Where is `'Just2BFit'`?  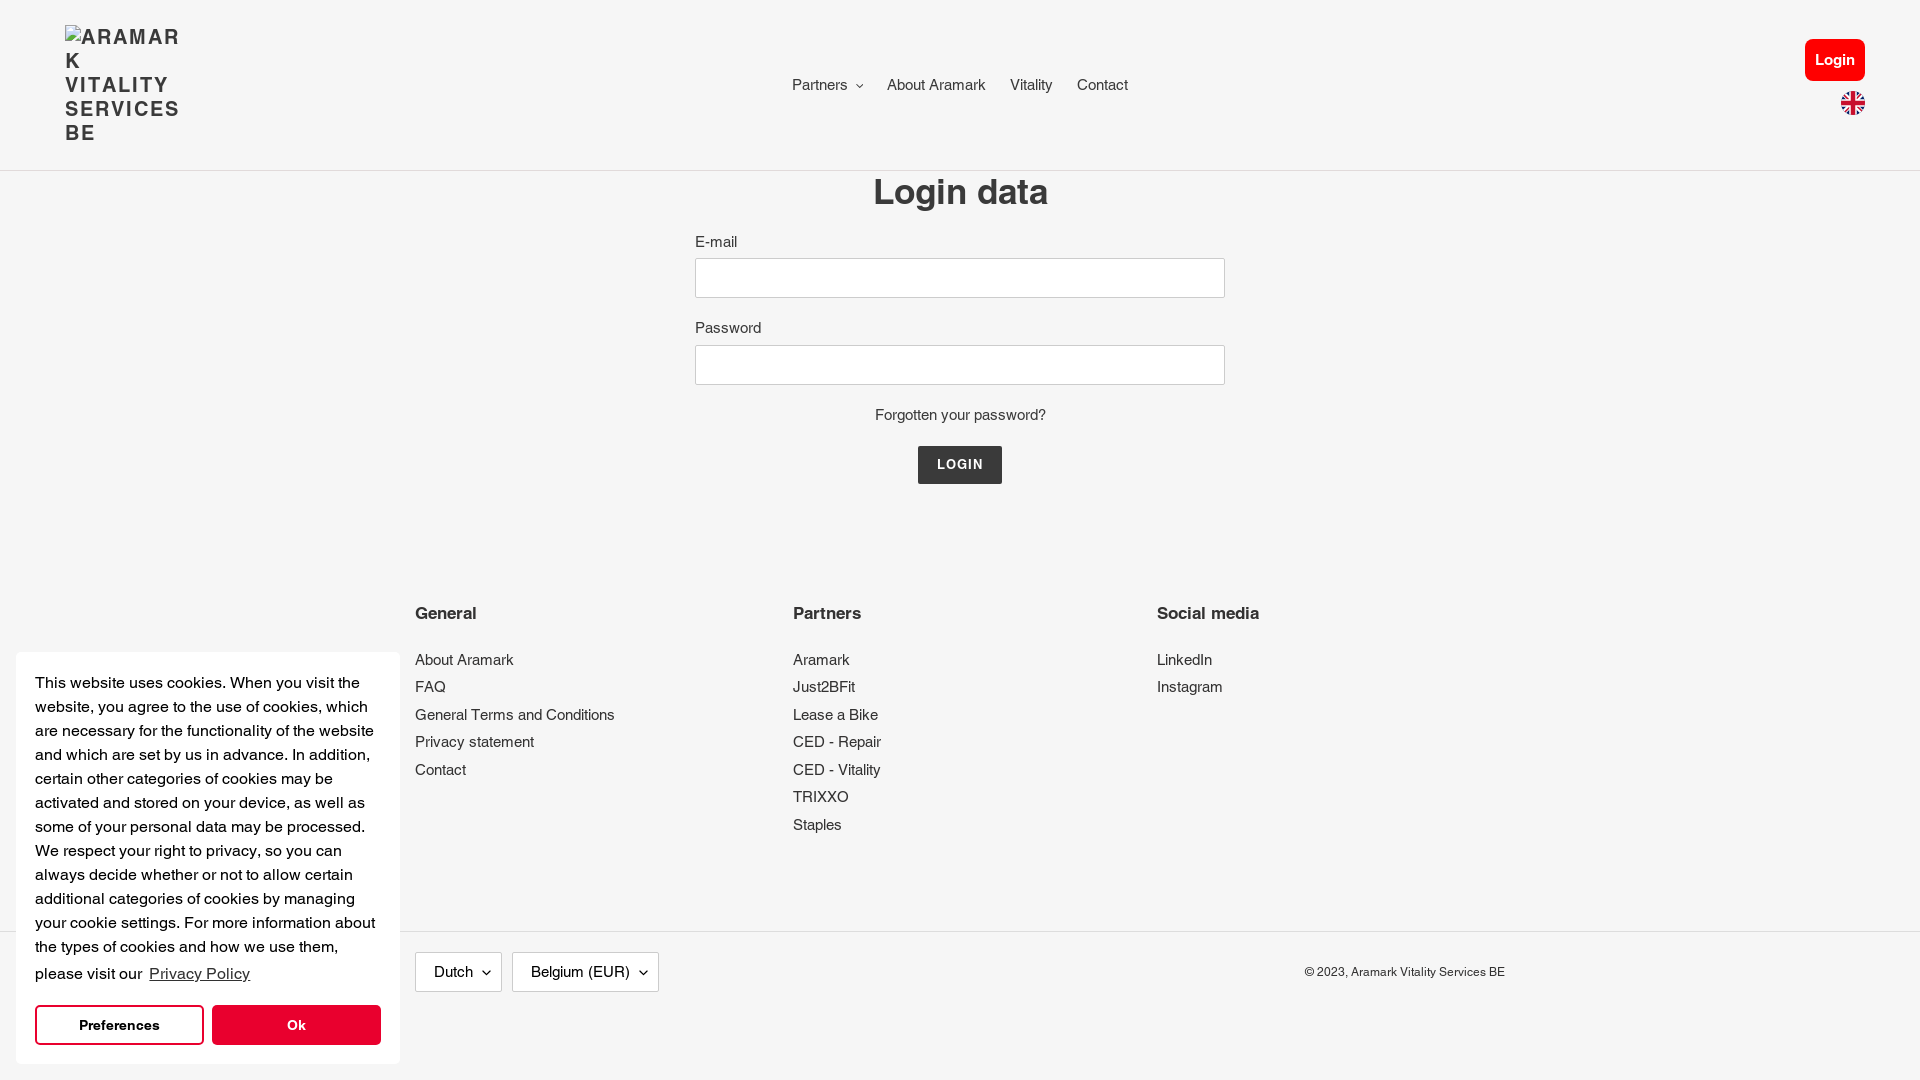 'Just2BFit' is located at coordinates (791, 685).